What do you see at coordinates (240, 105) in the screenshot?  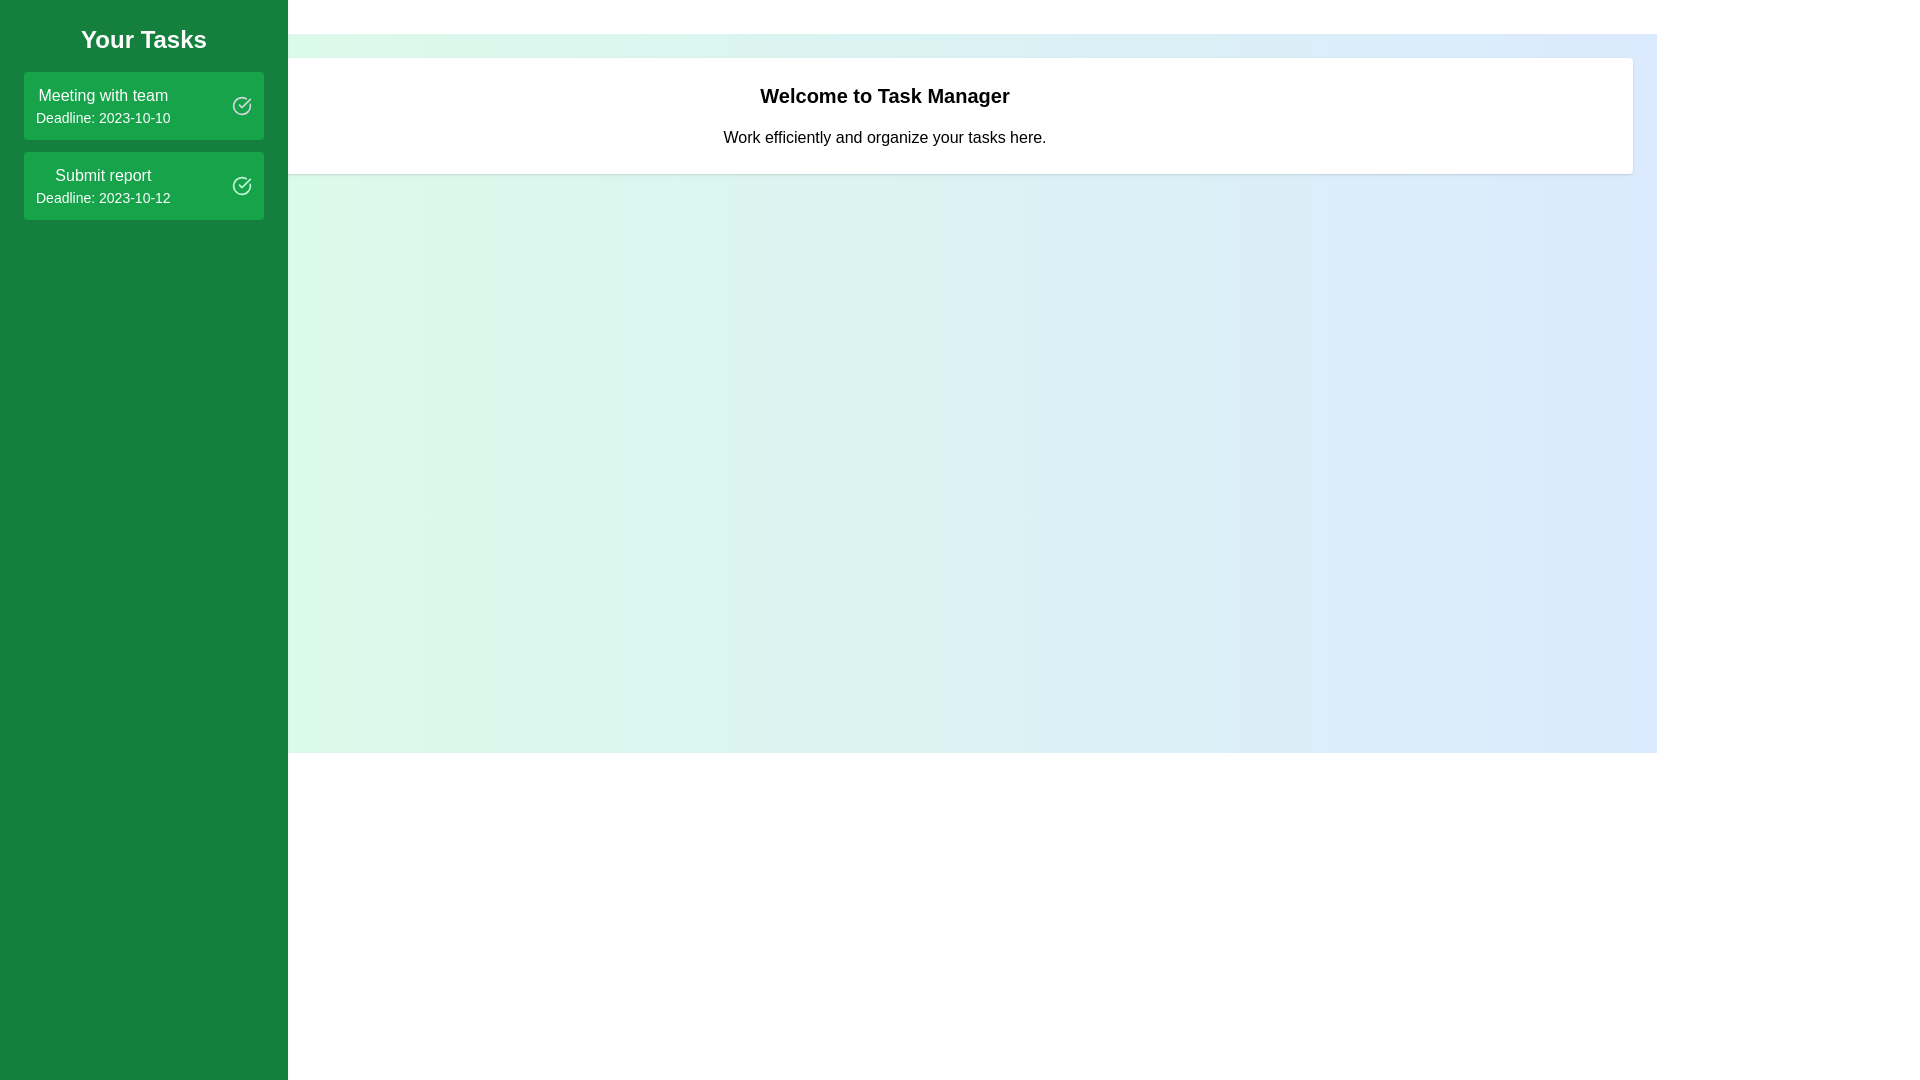 I see `the check circle icon next to the task 'Meeting with team' to mark it as completed` at bounding box center [240, 105].